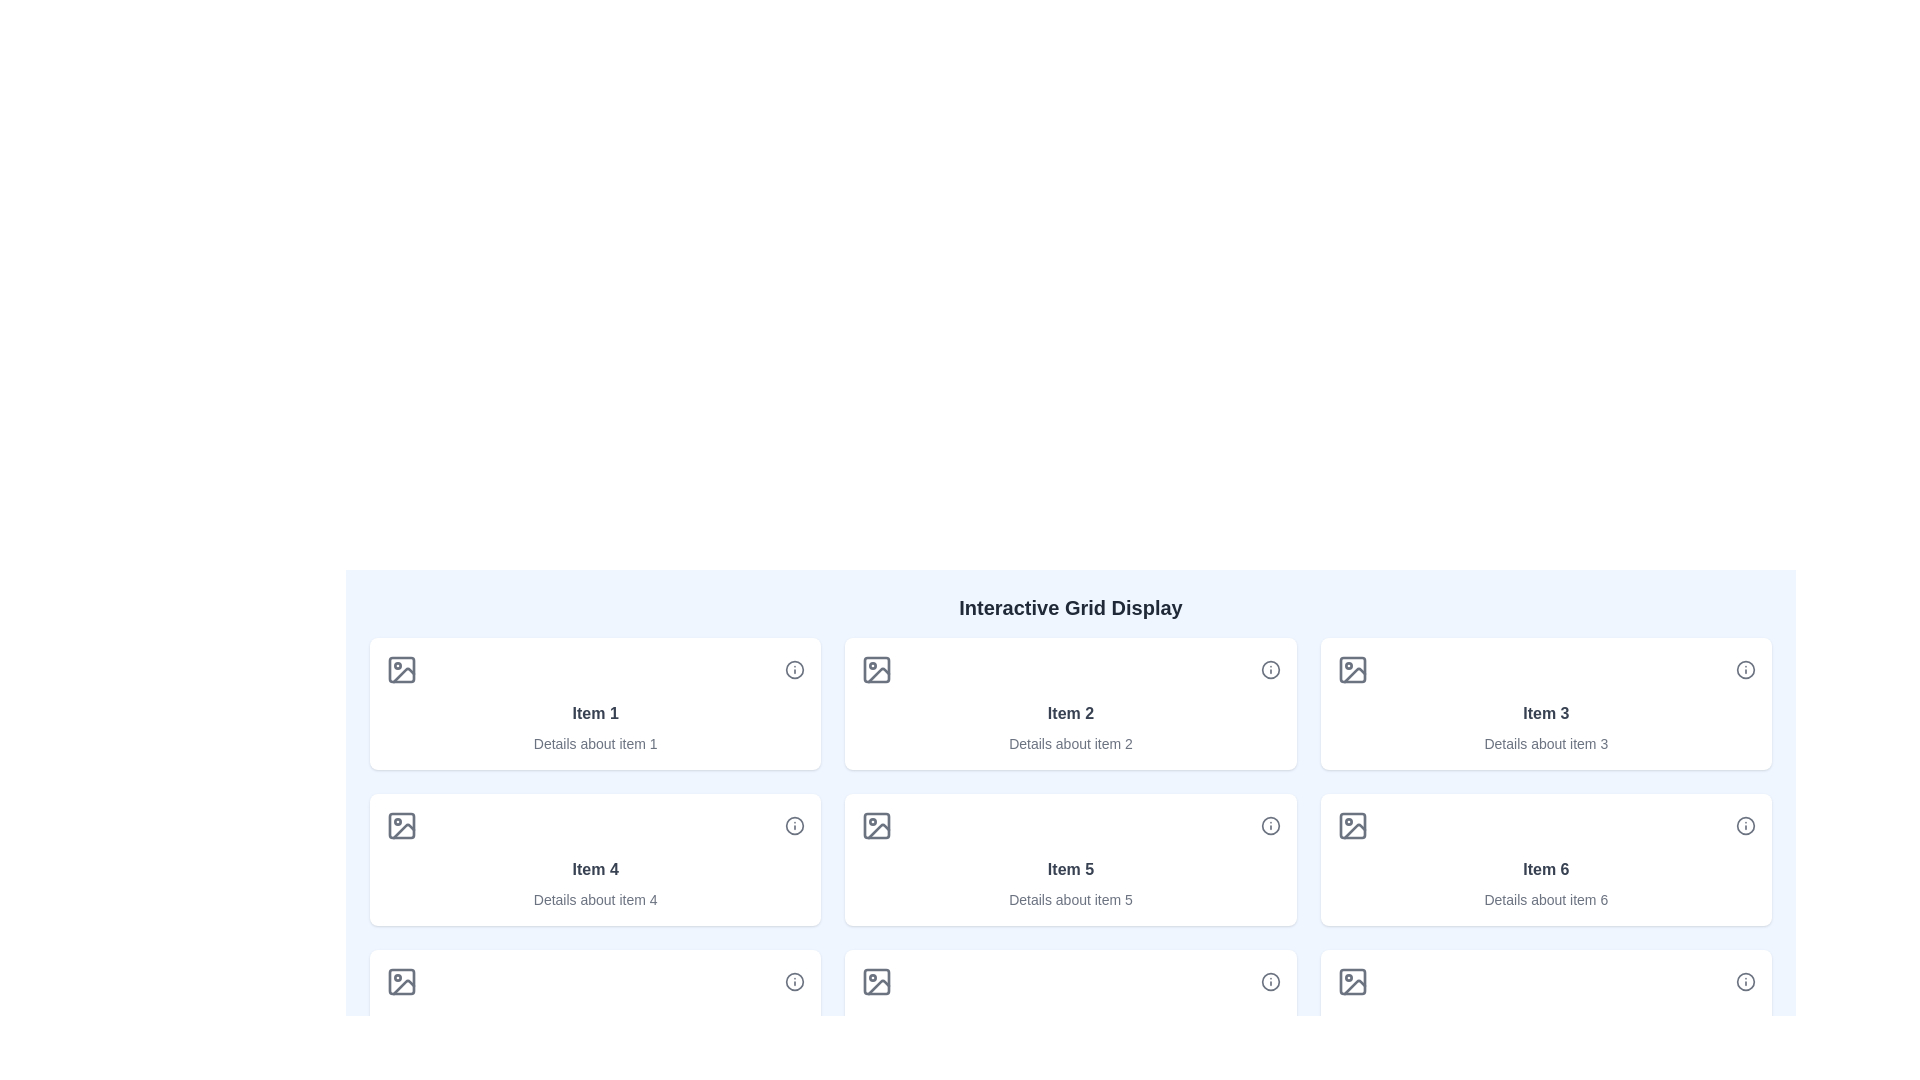  Describe the element at coordinates (794, 825) in the screenshot. I see `the informational or decorative icon (Circle) located in the 'Item 4' section, positioned below 'Item 1' and to the left of 'Item 5'` at that location.